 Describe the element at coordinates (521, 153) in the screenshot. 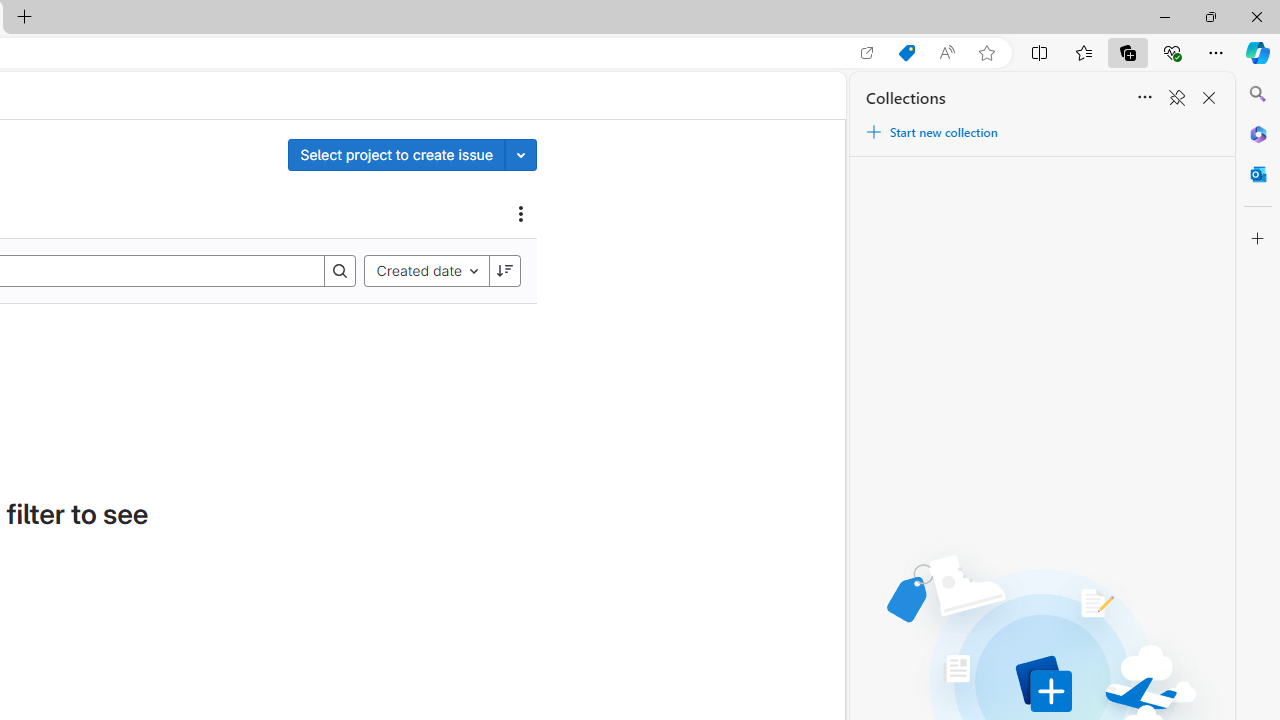

I see `'Toggle project select'` at that location.